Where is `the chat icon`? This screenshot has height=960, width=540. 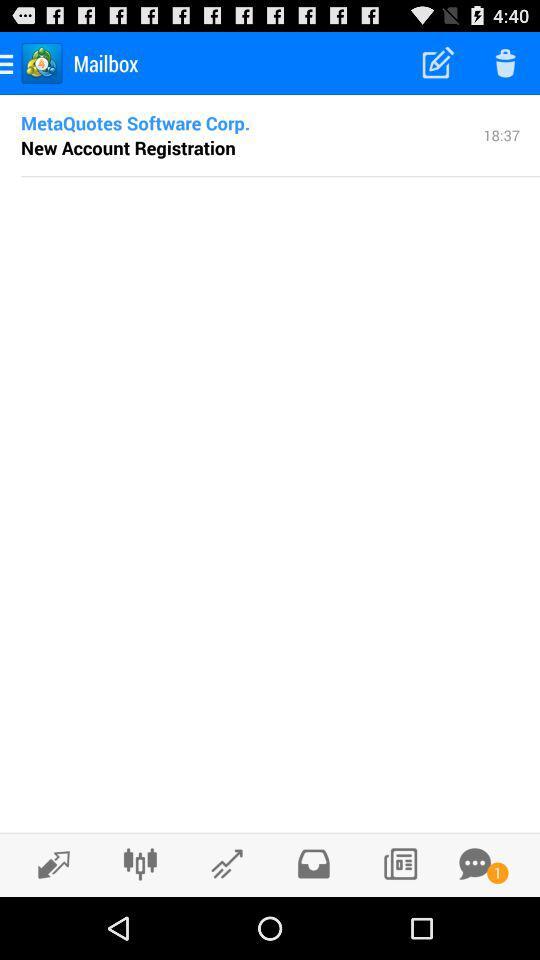
the chat icon is located at coordinates (474, 924).